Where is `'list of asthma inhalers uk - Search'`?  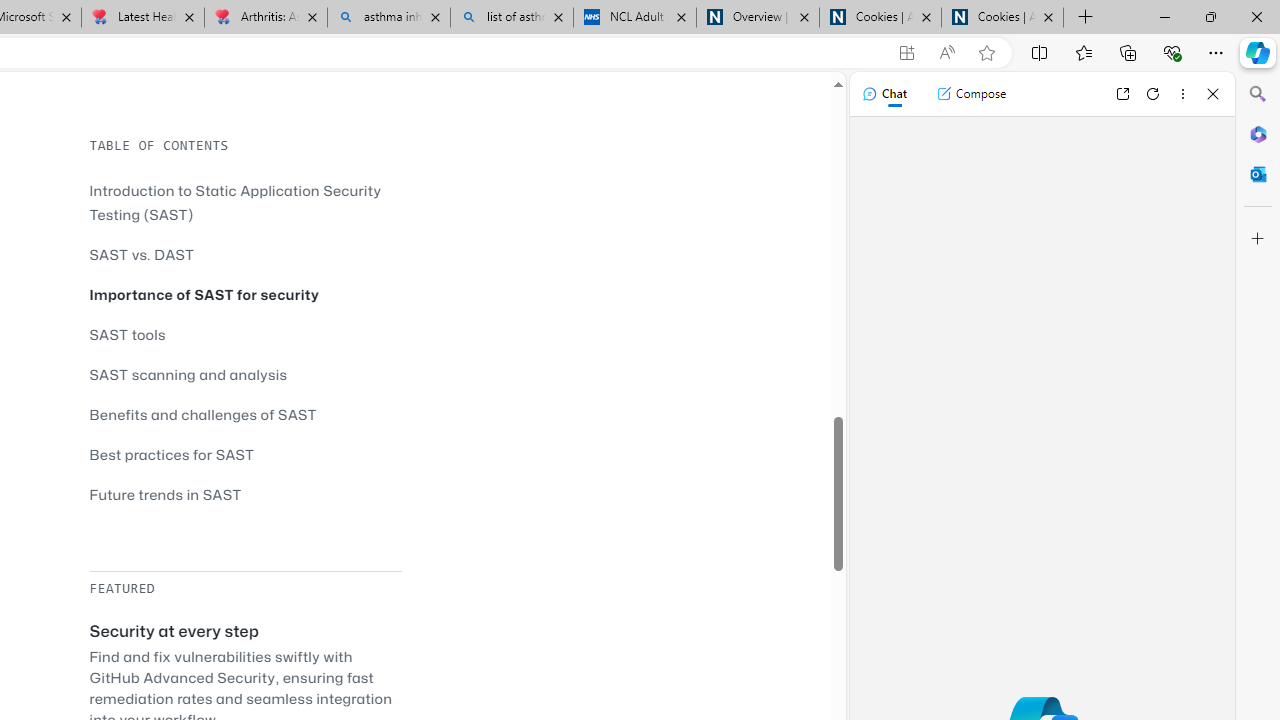
'list of asthma inhalers uk - Search' is located at coordinates (512, 17).